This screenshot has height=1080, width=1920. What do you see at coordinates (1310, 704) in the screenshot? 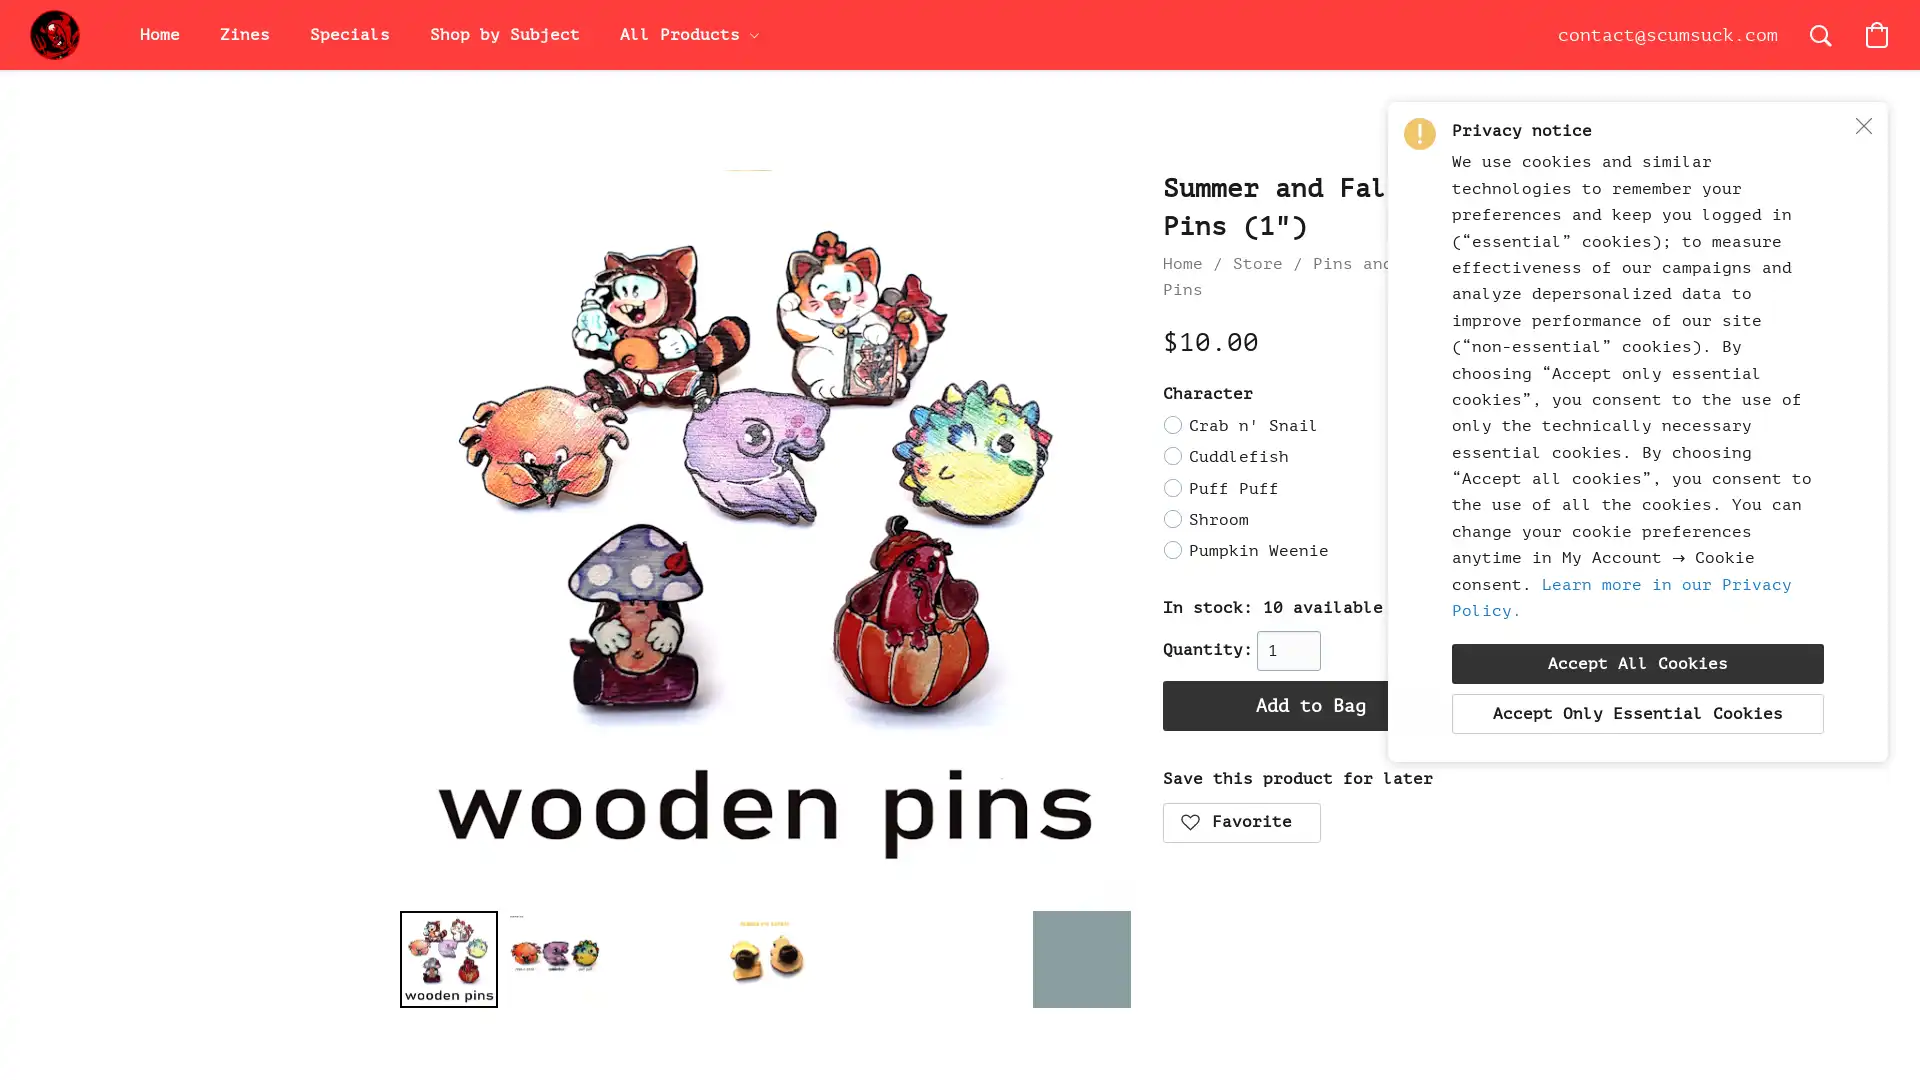
I see `Add to Bag` at bounding box center [1310, 704].